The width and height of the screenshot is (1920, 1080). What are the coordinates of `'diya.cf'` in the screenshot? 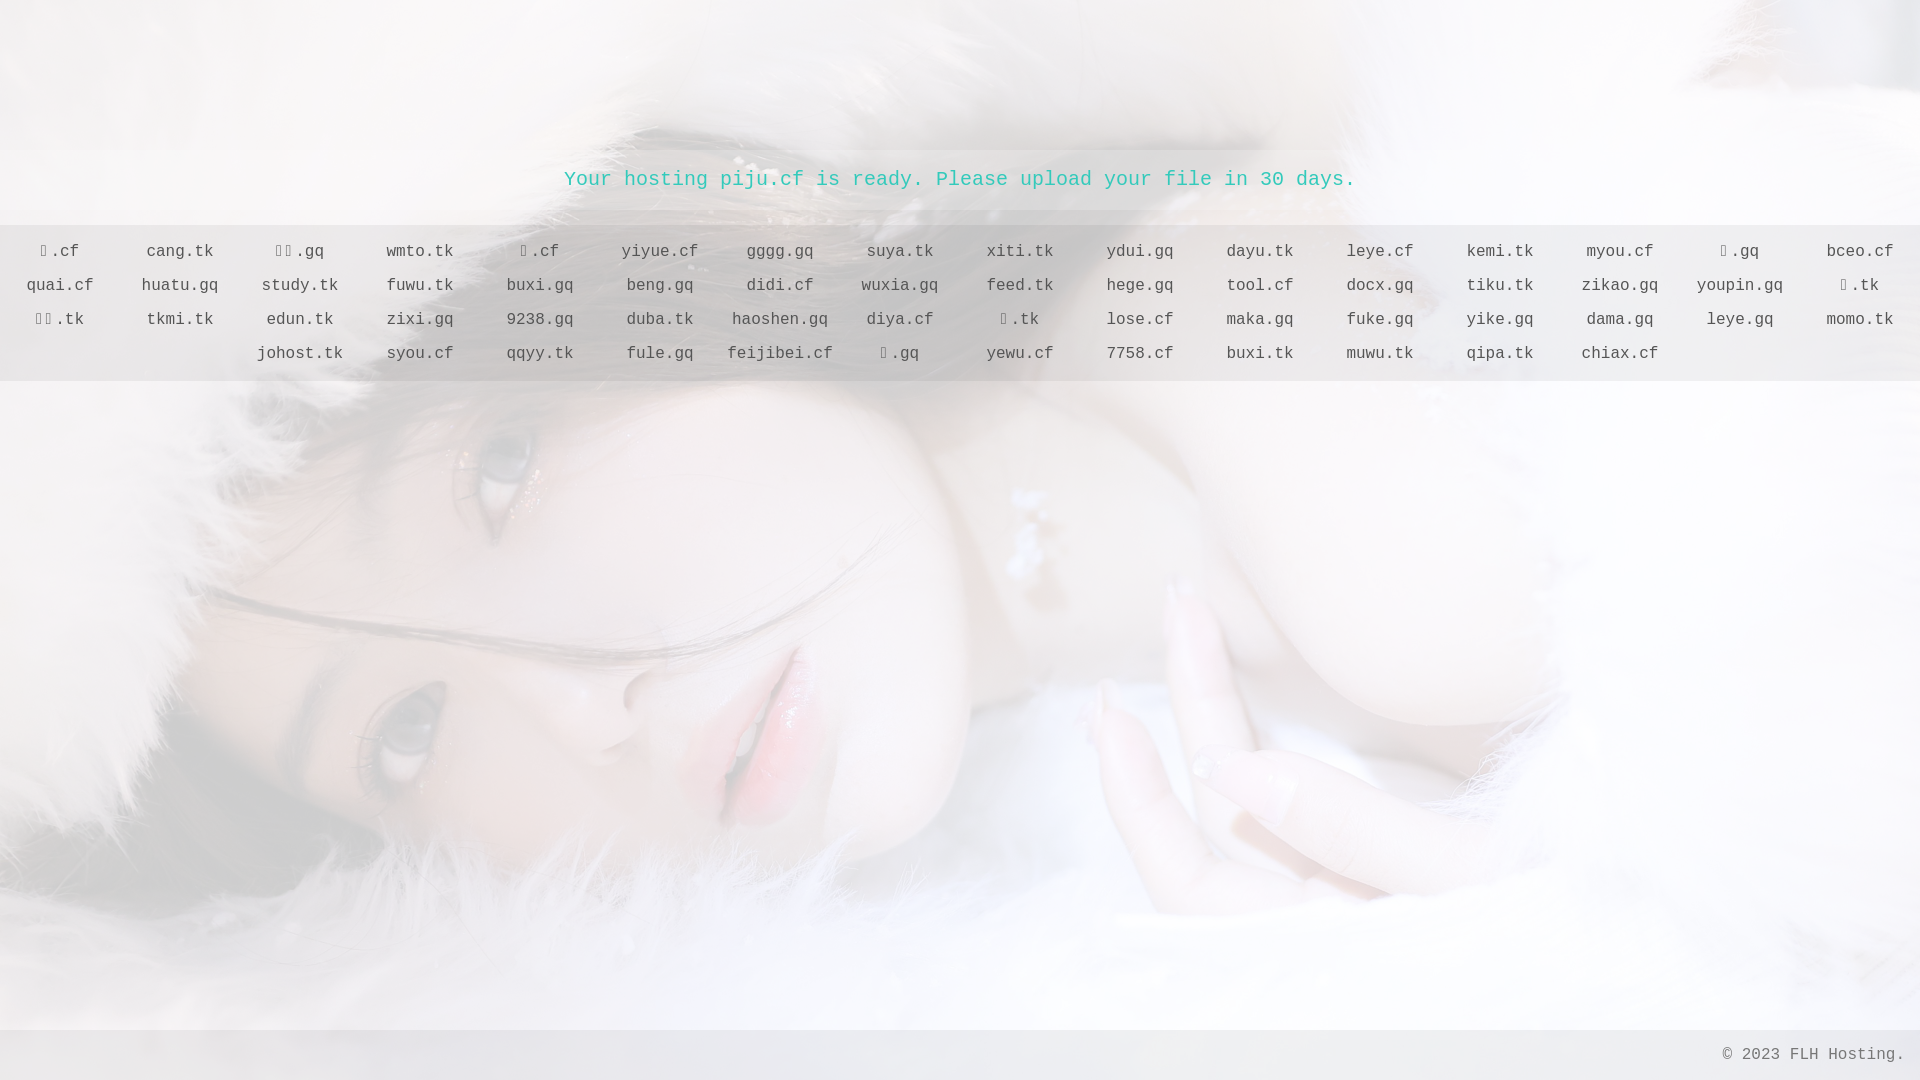 It's located at (899, 319).